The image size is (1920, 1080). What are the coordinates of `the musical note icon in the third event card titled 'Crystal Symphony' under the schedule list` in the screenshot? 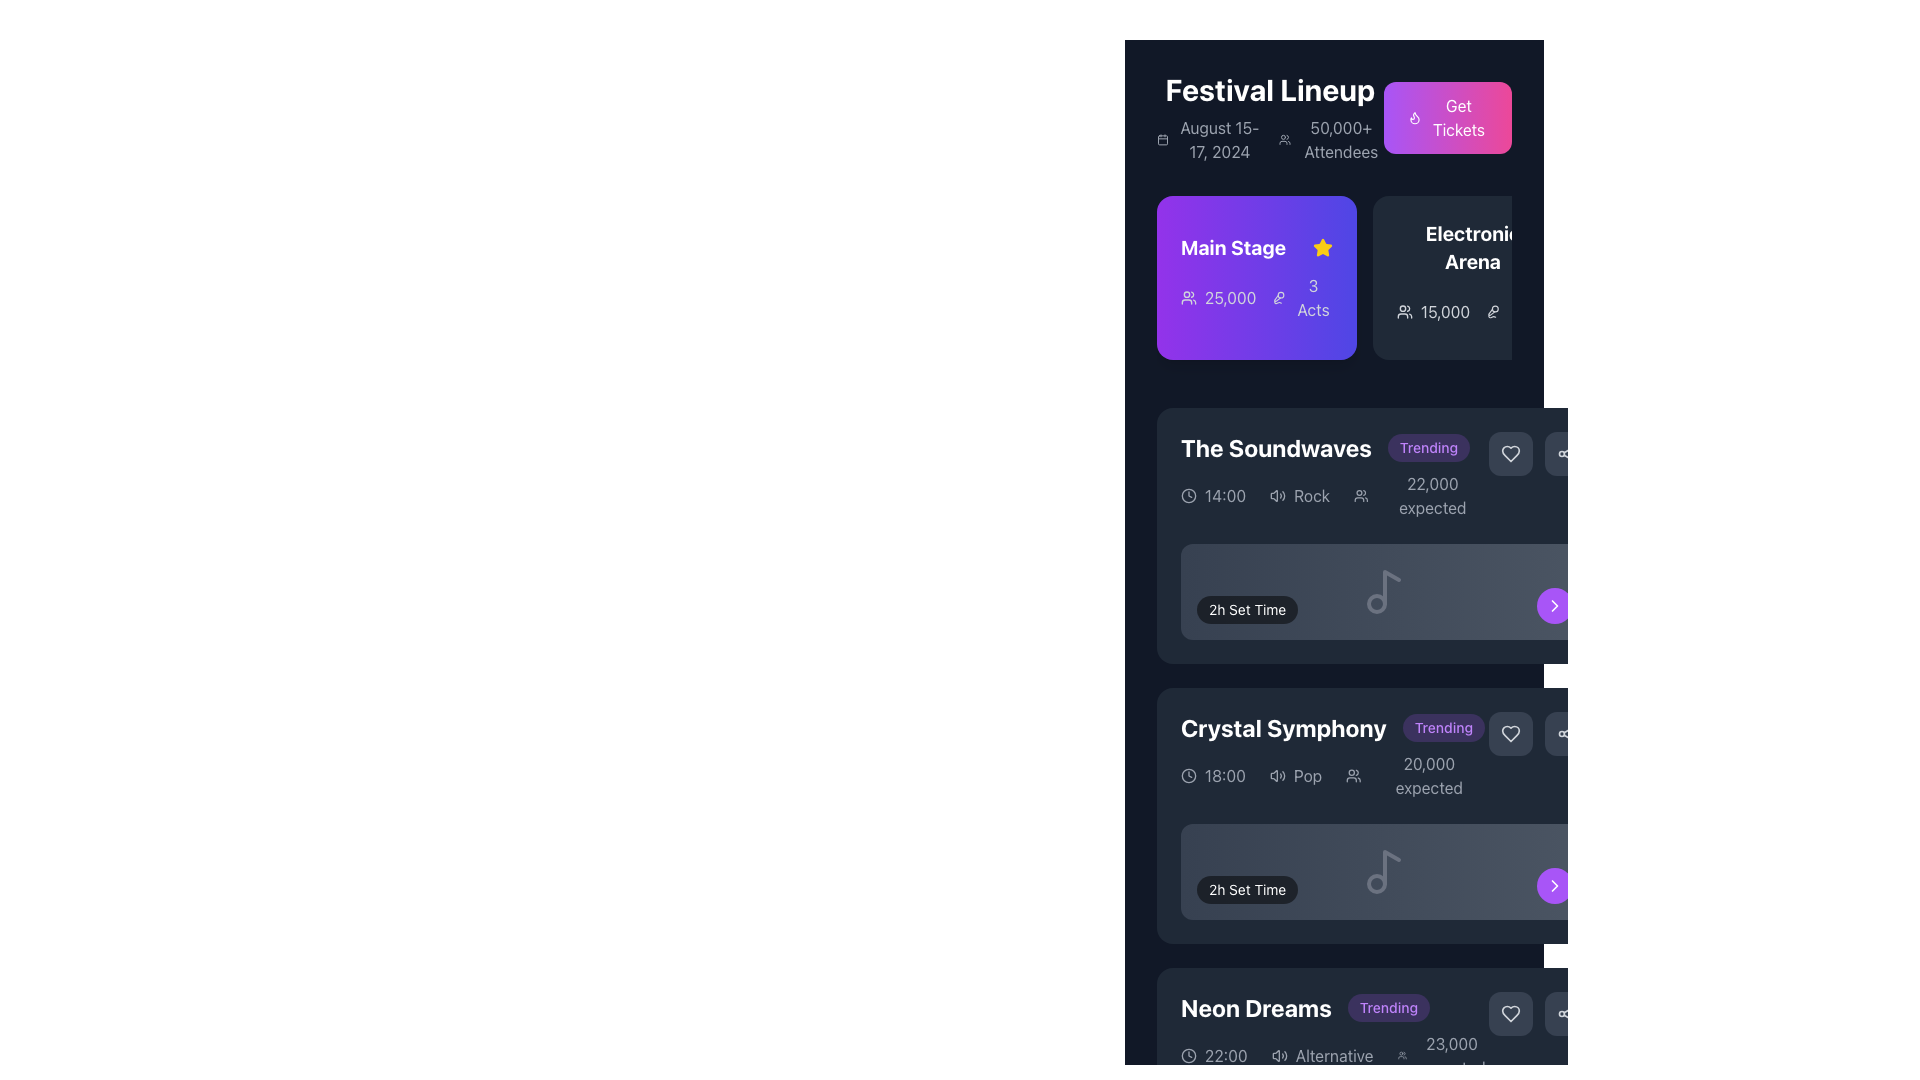 It's located at (1383, 870).